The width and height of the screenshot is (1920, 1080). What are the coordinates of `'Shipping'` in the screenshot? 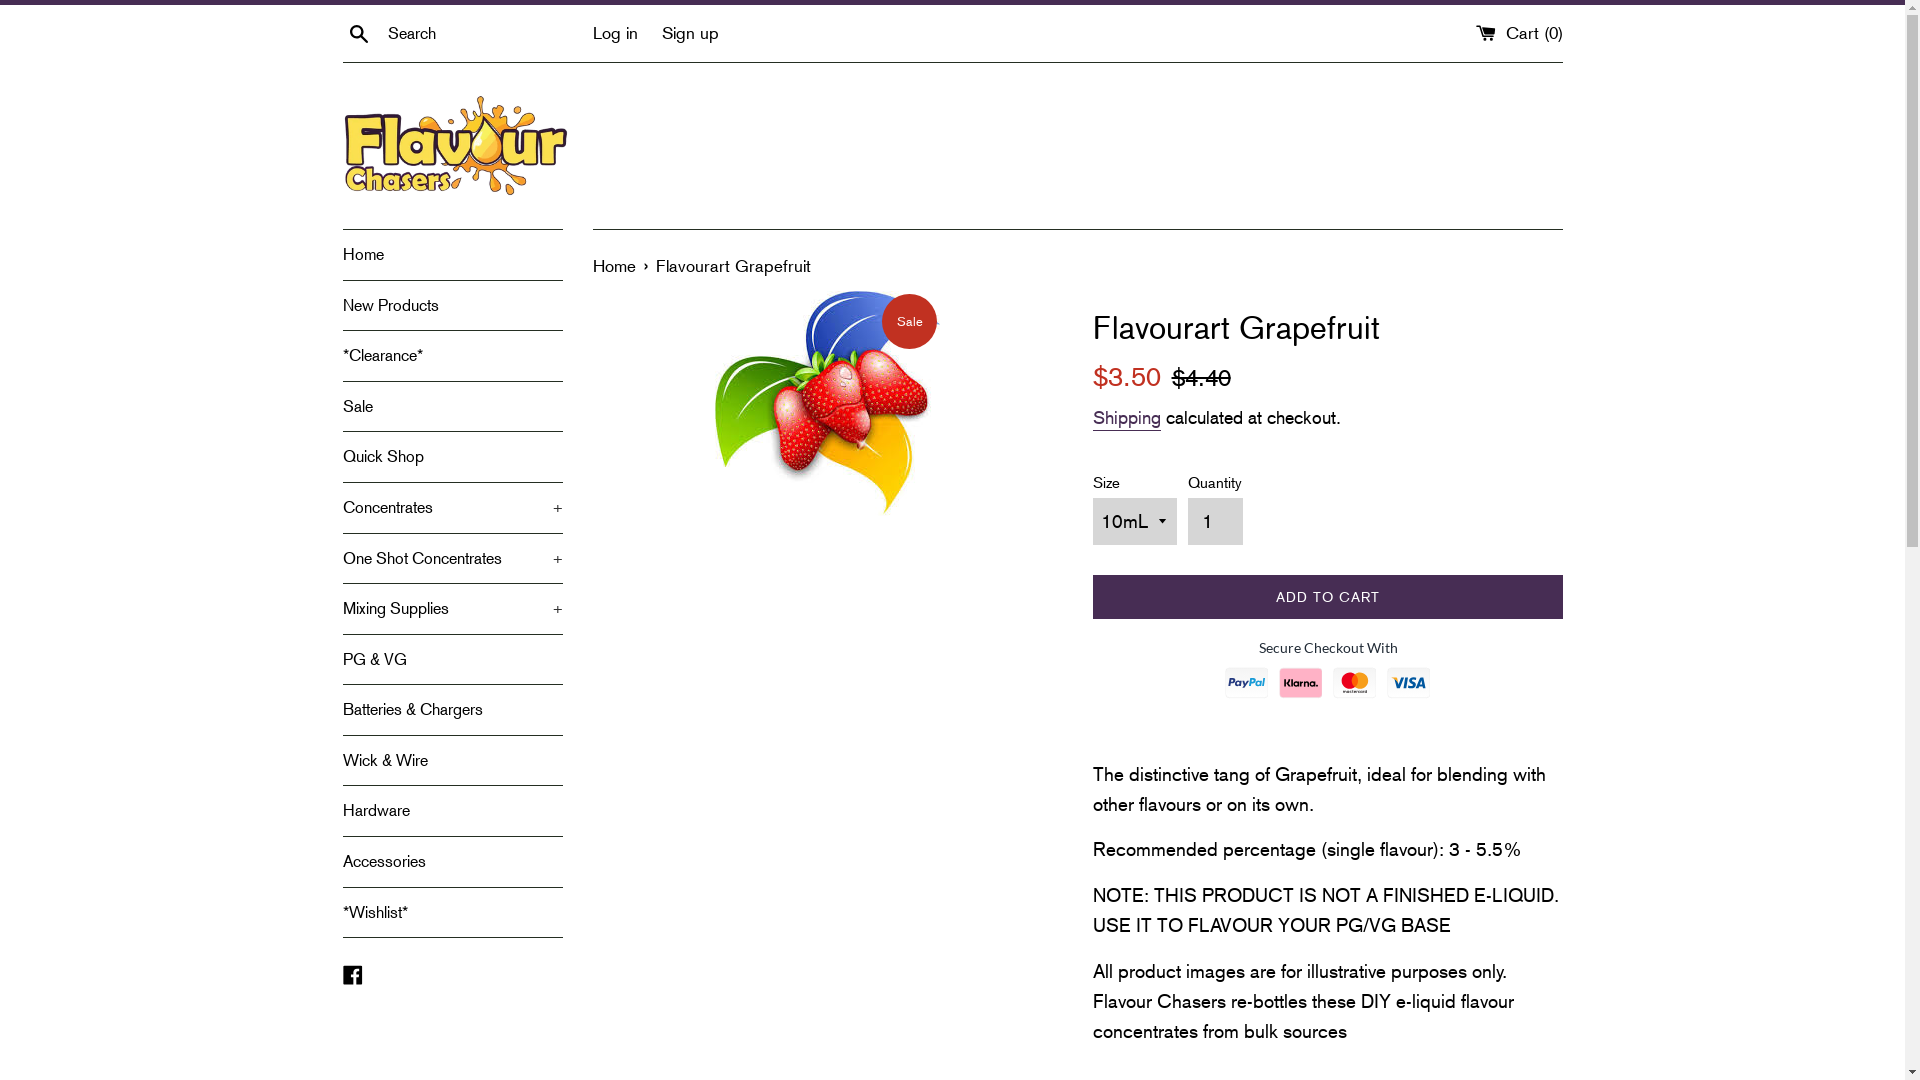 It's located at (1126, 418).